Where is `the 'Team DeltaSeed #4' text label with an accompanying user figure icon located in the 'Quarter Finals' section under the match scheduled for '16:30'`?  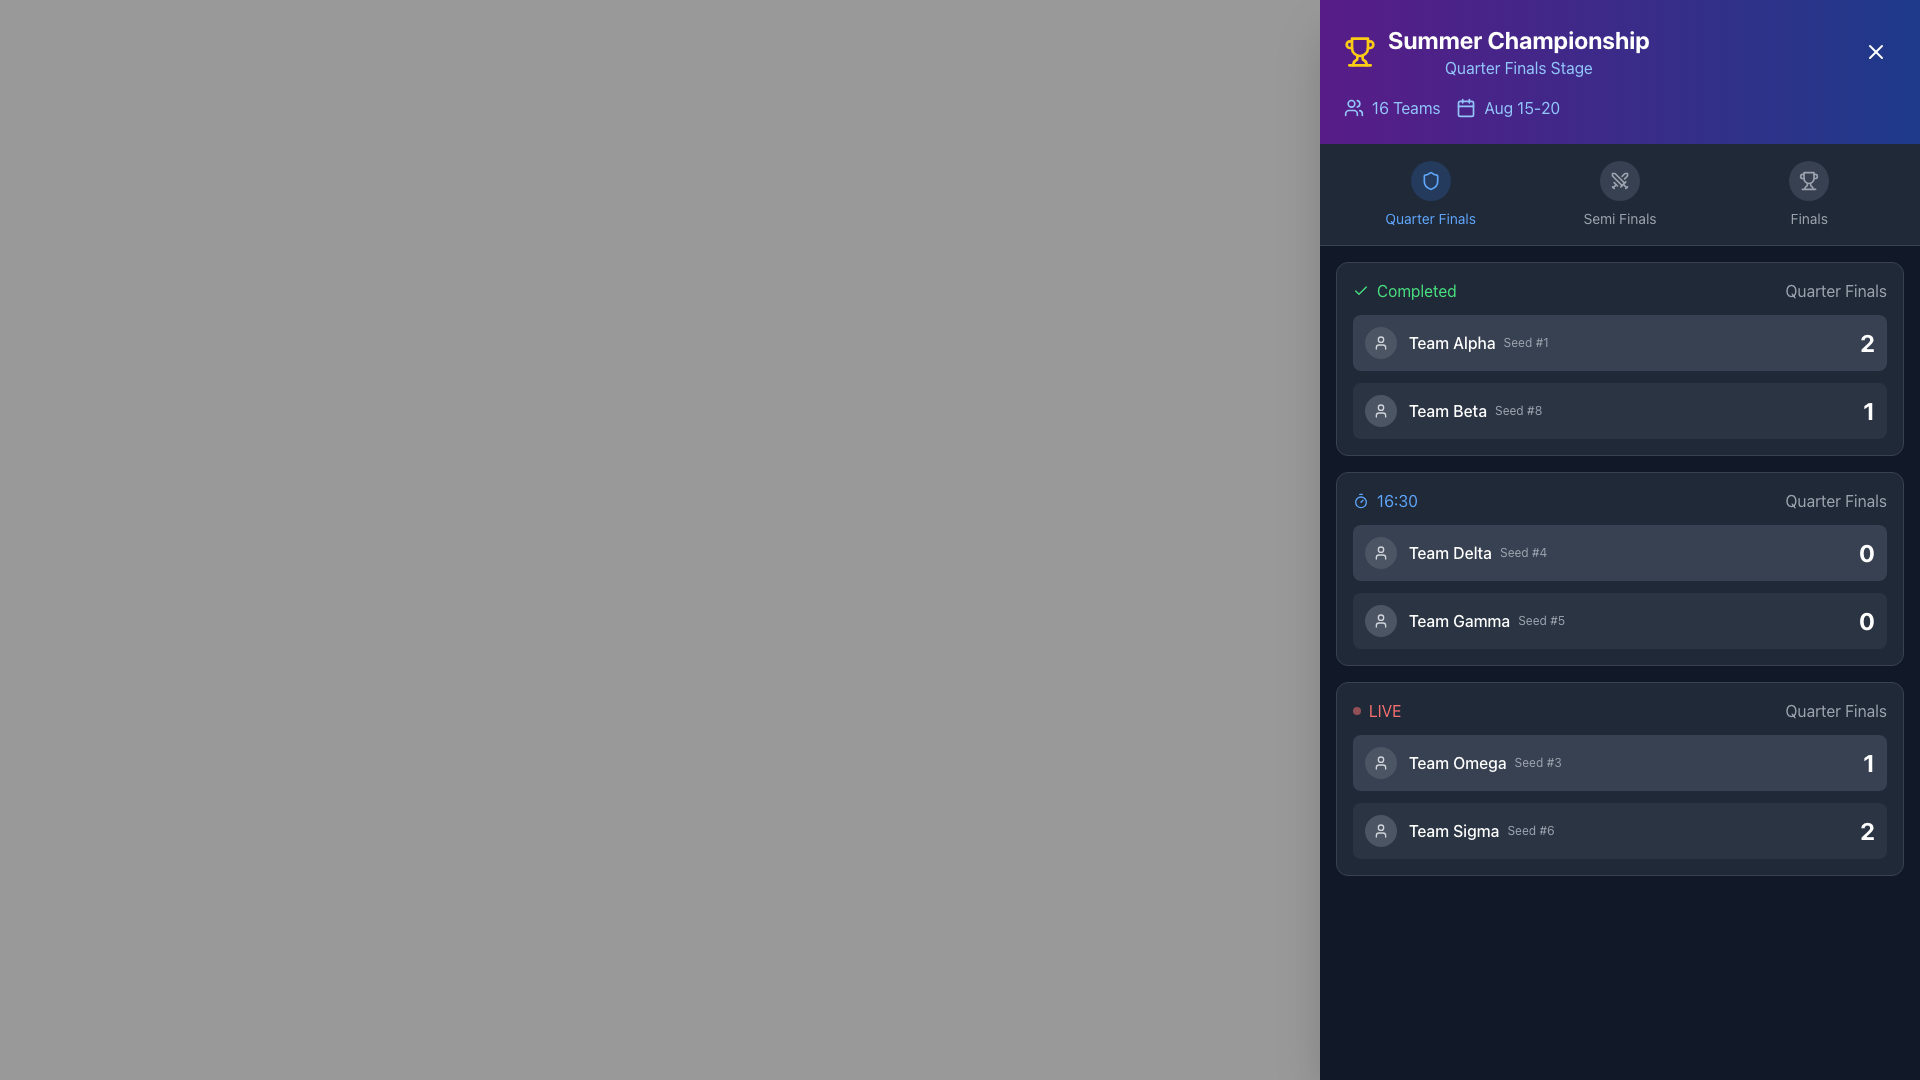
the 'Team DeltaSeed #4' text label with an accompanying user figure icon located in the 'Quarter Finals' section under the match scheduled for '16:30' is located at coordinates (1456, 552).